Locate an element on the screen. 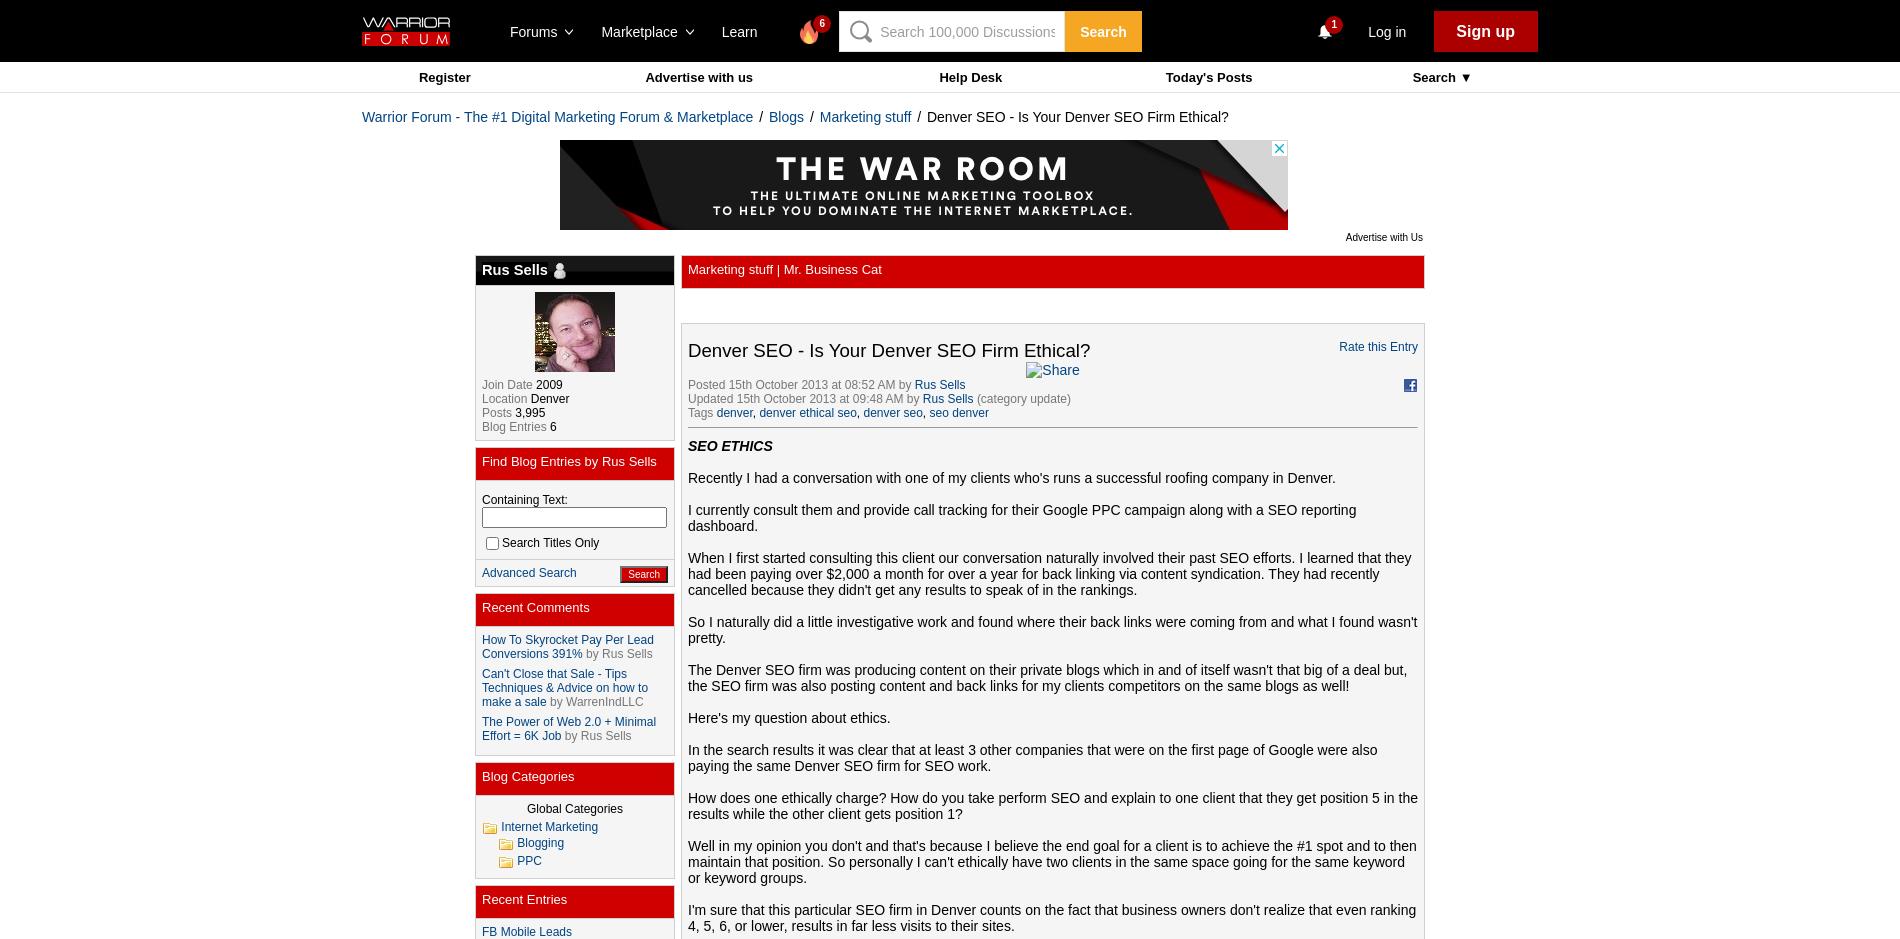  'Marketing stuff |' is located at coordinates (734, 268).